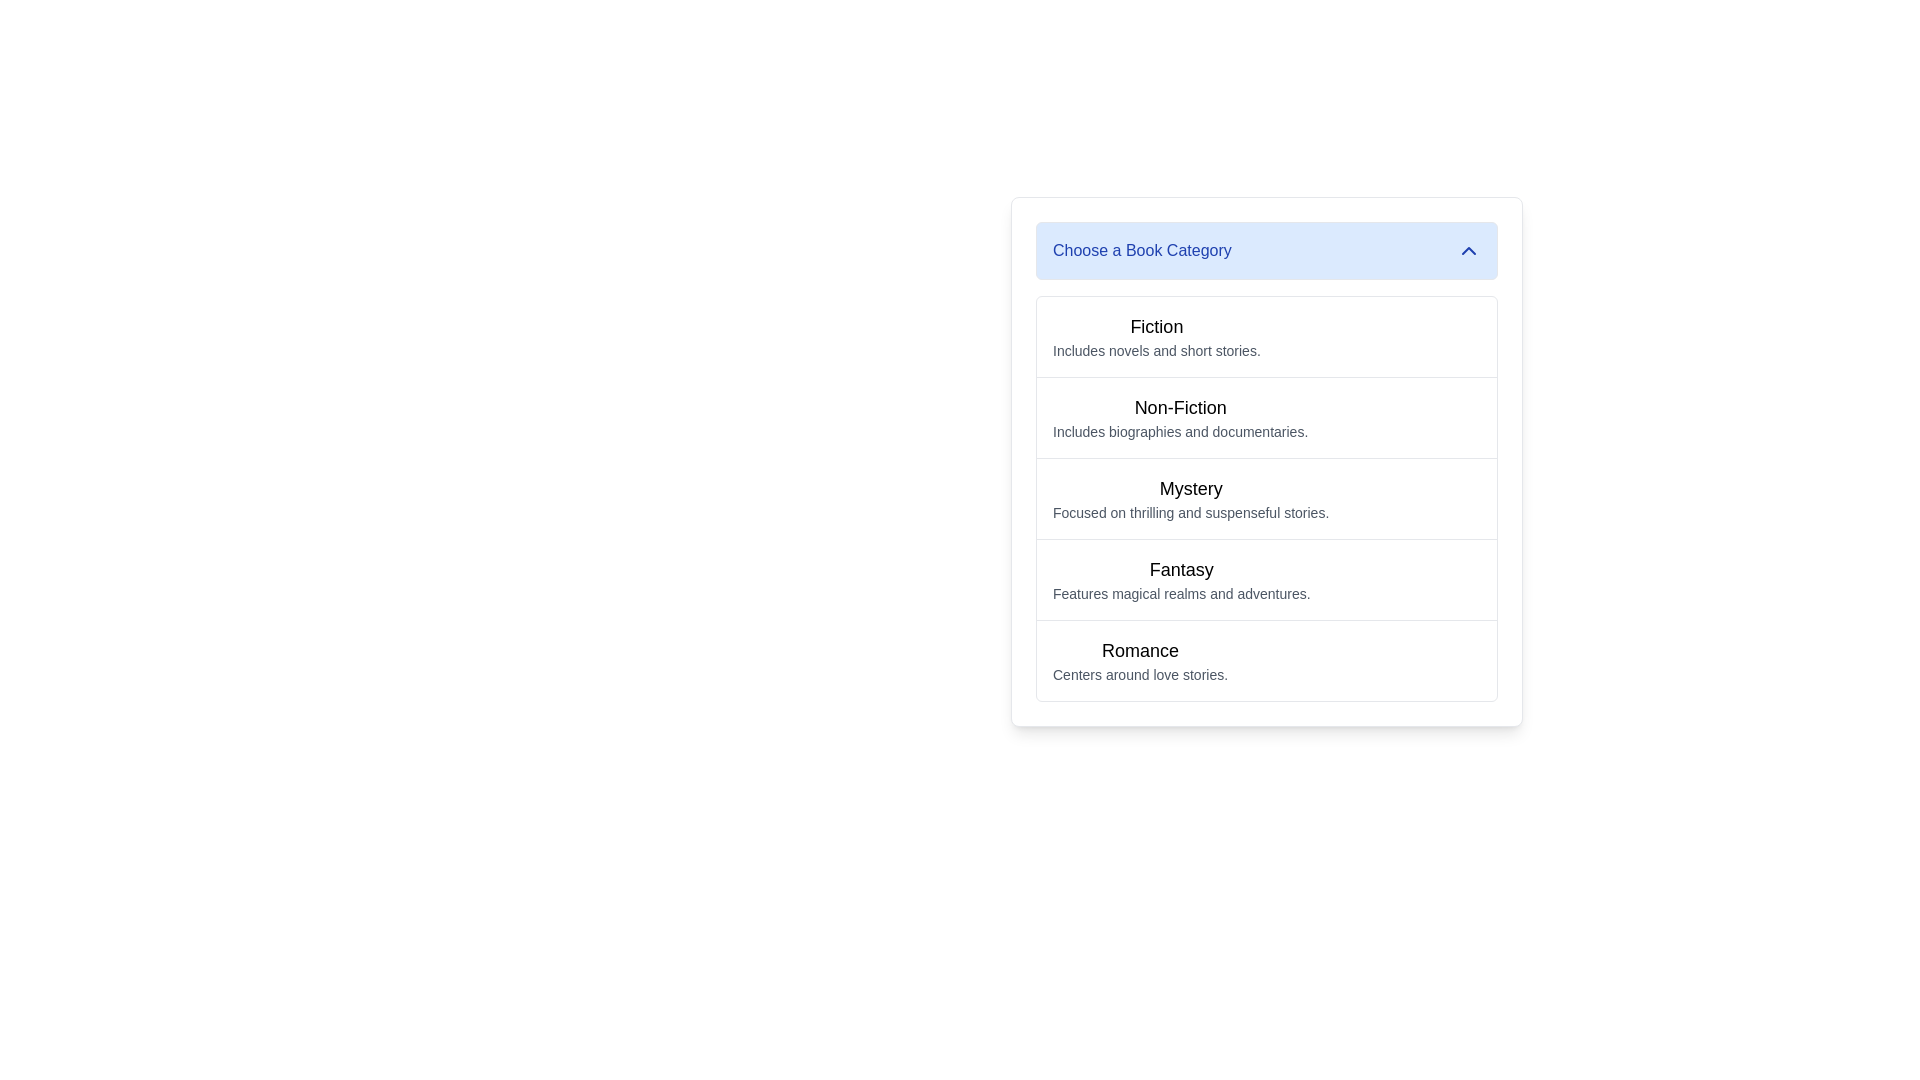 The width and height of the screenshot is (1920, 1080). What do you see at coordinates (1181, 593) in the screenshot?
I see `the text label that provides an additional description for the 'Fantasy' category, positioned directly underneath the 'Fantasy' heading` at bounding box center [1181, 593].